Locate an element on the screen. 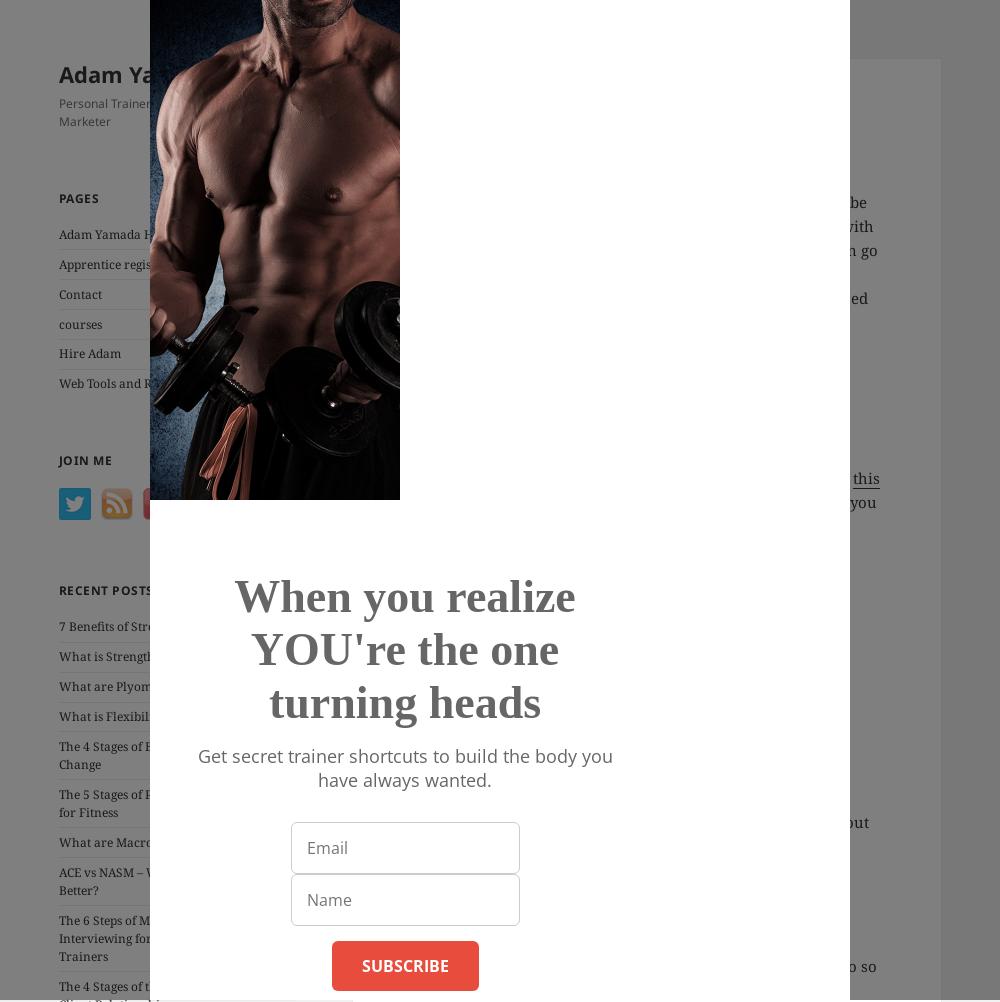 The width and height of the screenshot is (1000, 1002). 'What is Strength Training?' is located at coordinates (135, 655).